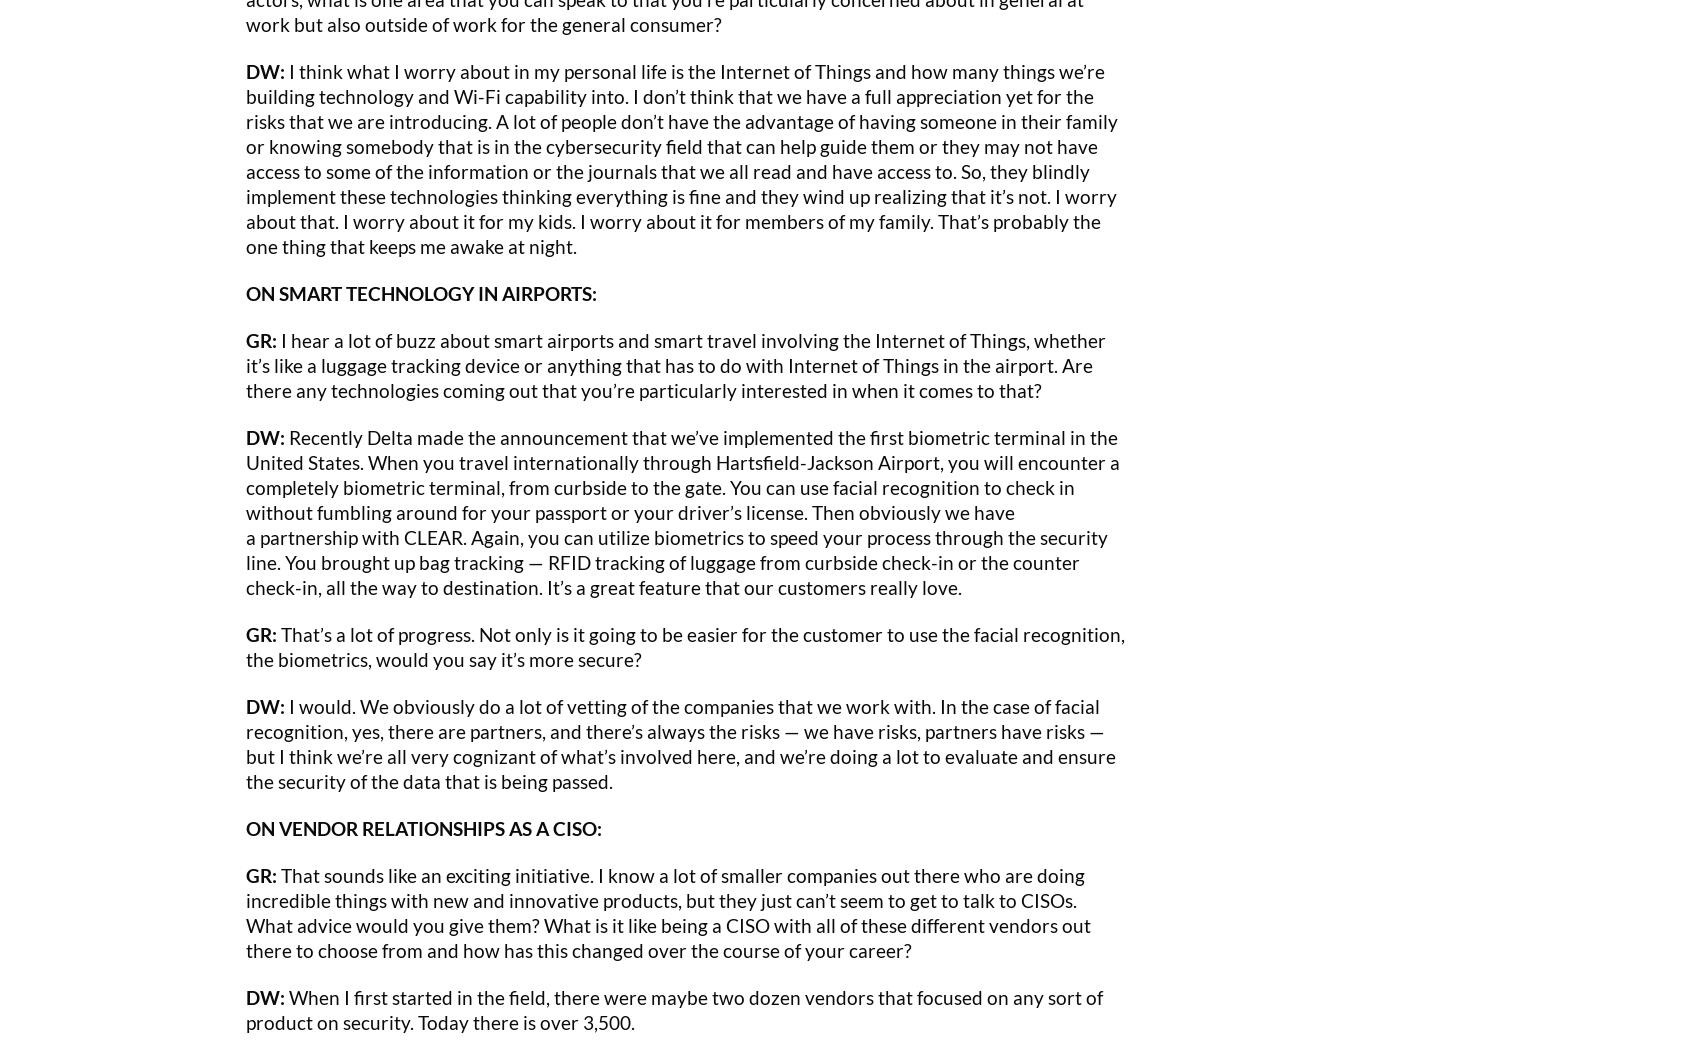 The width and height of the screenshot is (1692, 1054). What do you see at coordinates (683, 510) in the screenshot?
I see `'Recently Delta made the announcement that we’ve implemented the first biometric terminal in the United States. When you travel internationally through Hartsfield-Jackson Airport, you will encounter a completely biometric terminal, from curbside to the gate. You can use facial recognition to check in without fumbling around for your passport or your driver’s license. Then obviously we have a partnership with CLEAR. Again, you can utilize biometrics to speed your process through the security line. You brought up bag tracking — RFID tracking of luggage from curbside check-in or the counter check-in, all the way to destination. It’s a great feature that our customers really love.'` at bounding box center [683, 510].